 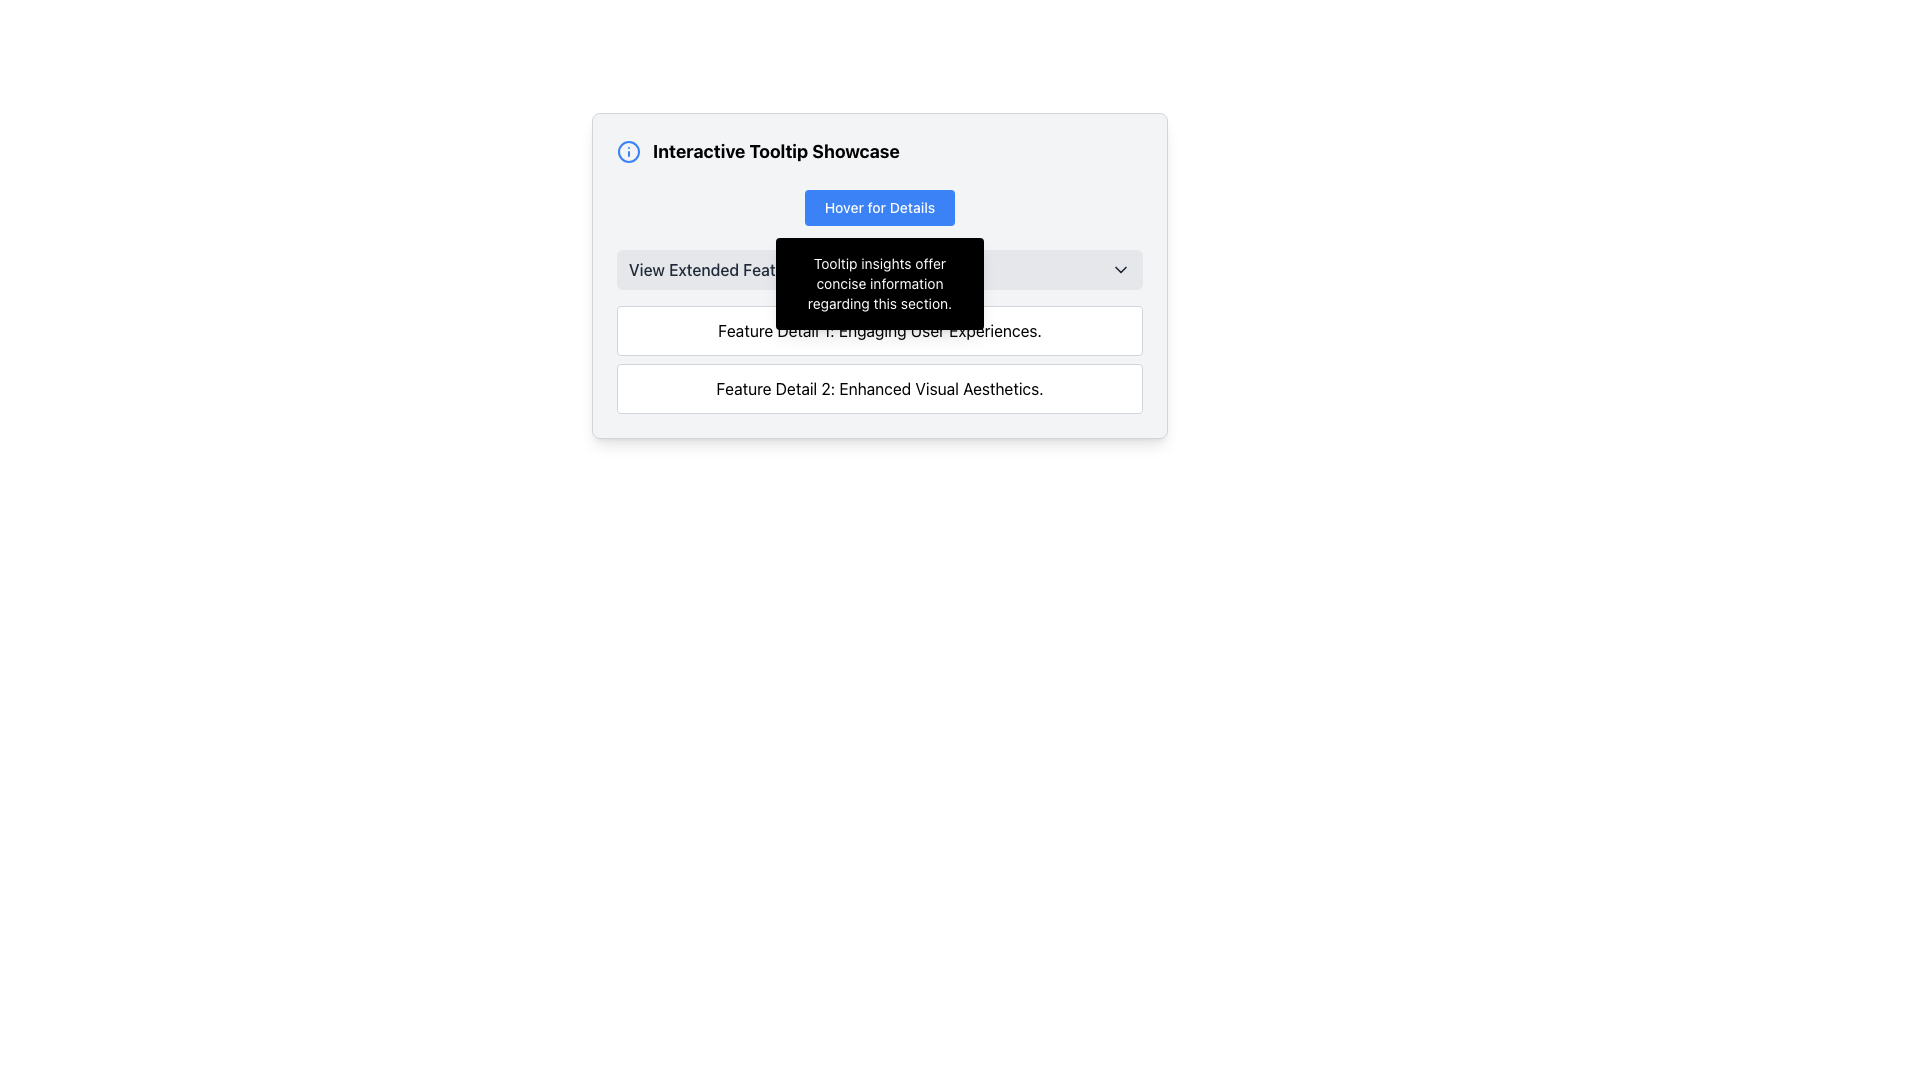 I want to click on the circular icon with an 'i' symbol, styled with a blue stroke, located to the left of the text 'Interactive Tooltip Showcase', so click(x=627, y=150).